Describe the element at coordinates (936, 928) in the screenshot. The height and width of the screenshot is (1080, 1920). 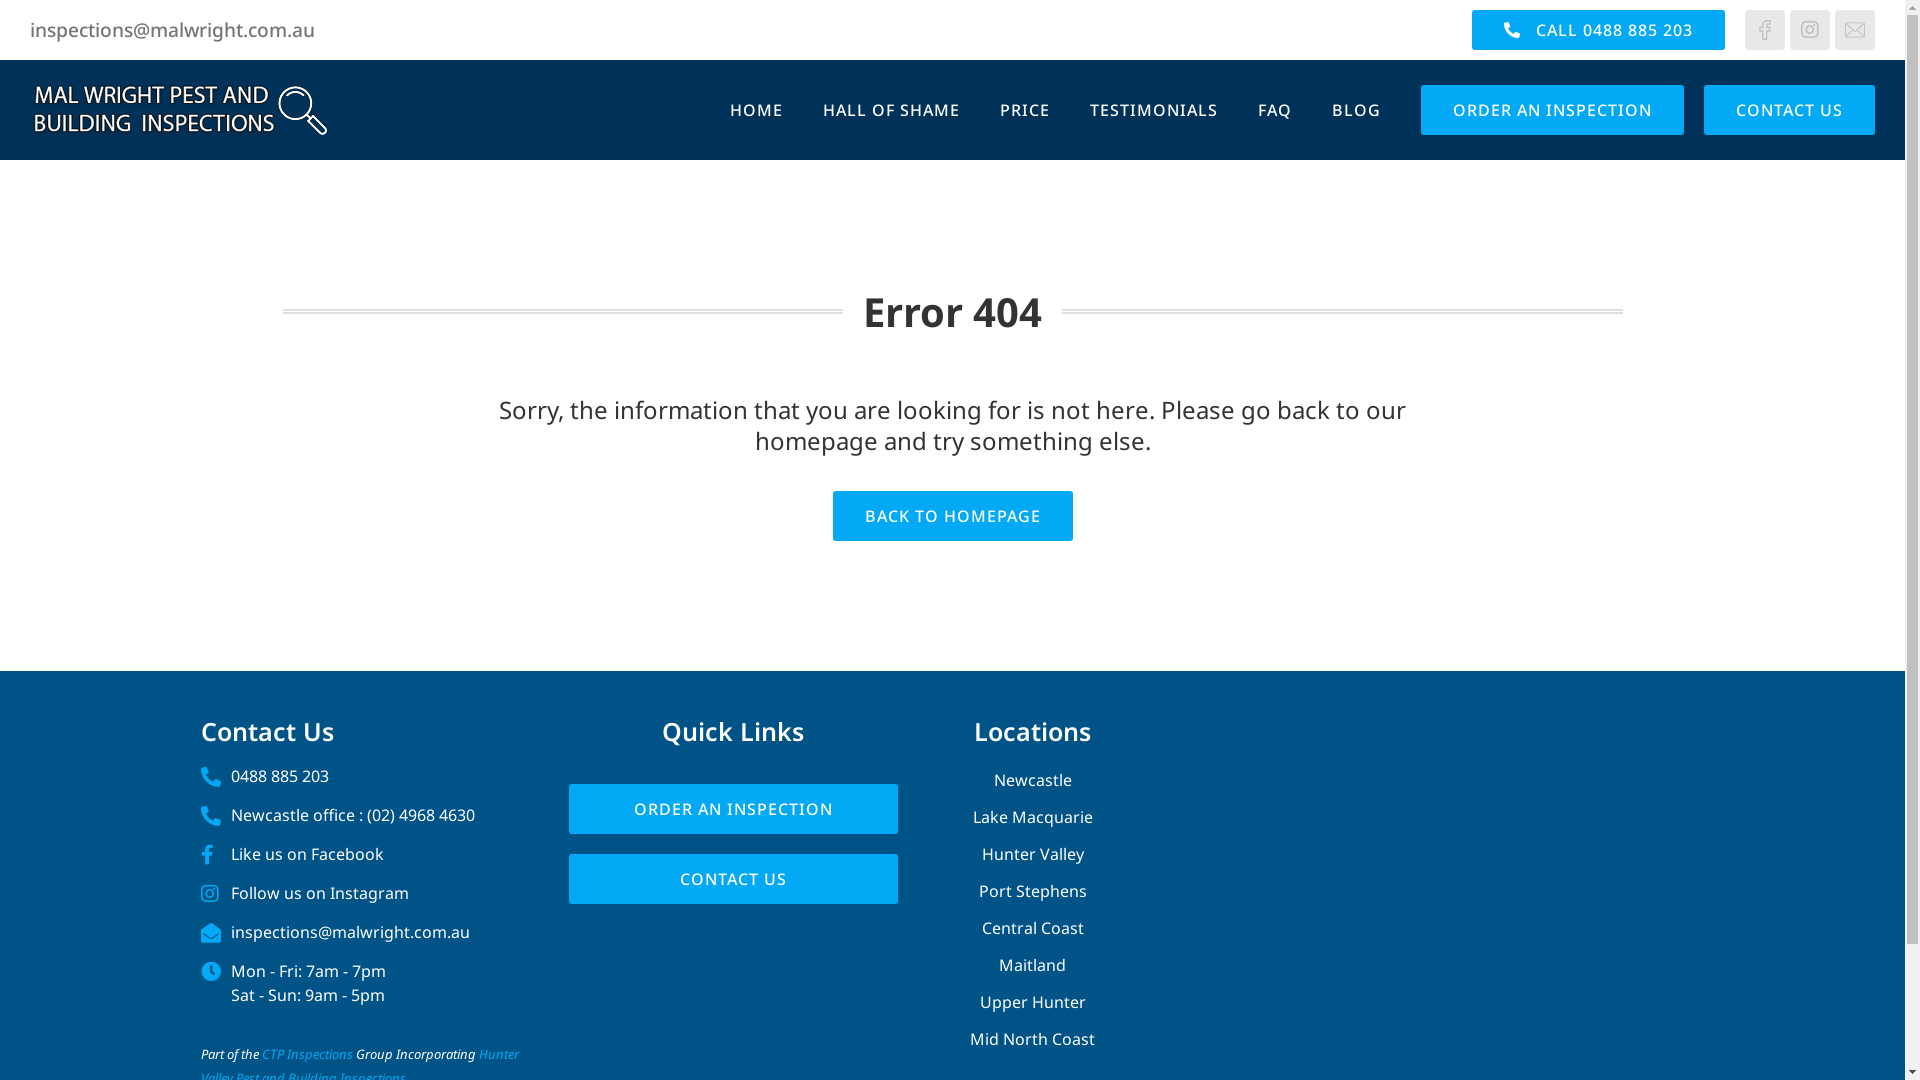
I see `'Central Coast'` at that location.